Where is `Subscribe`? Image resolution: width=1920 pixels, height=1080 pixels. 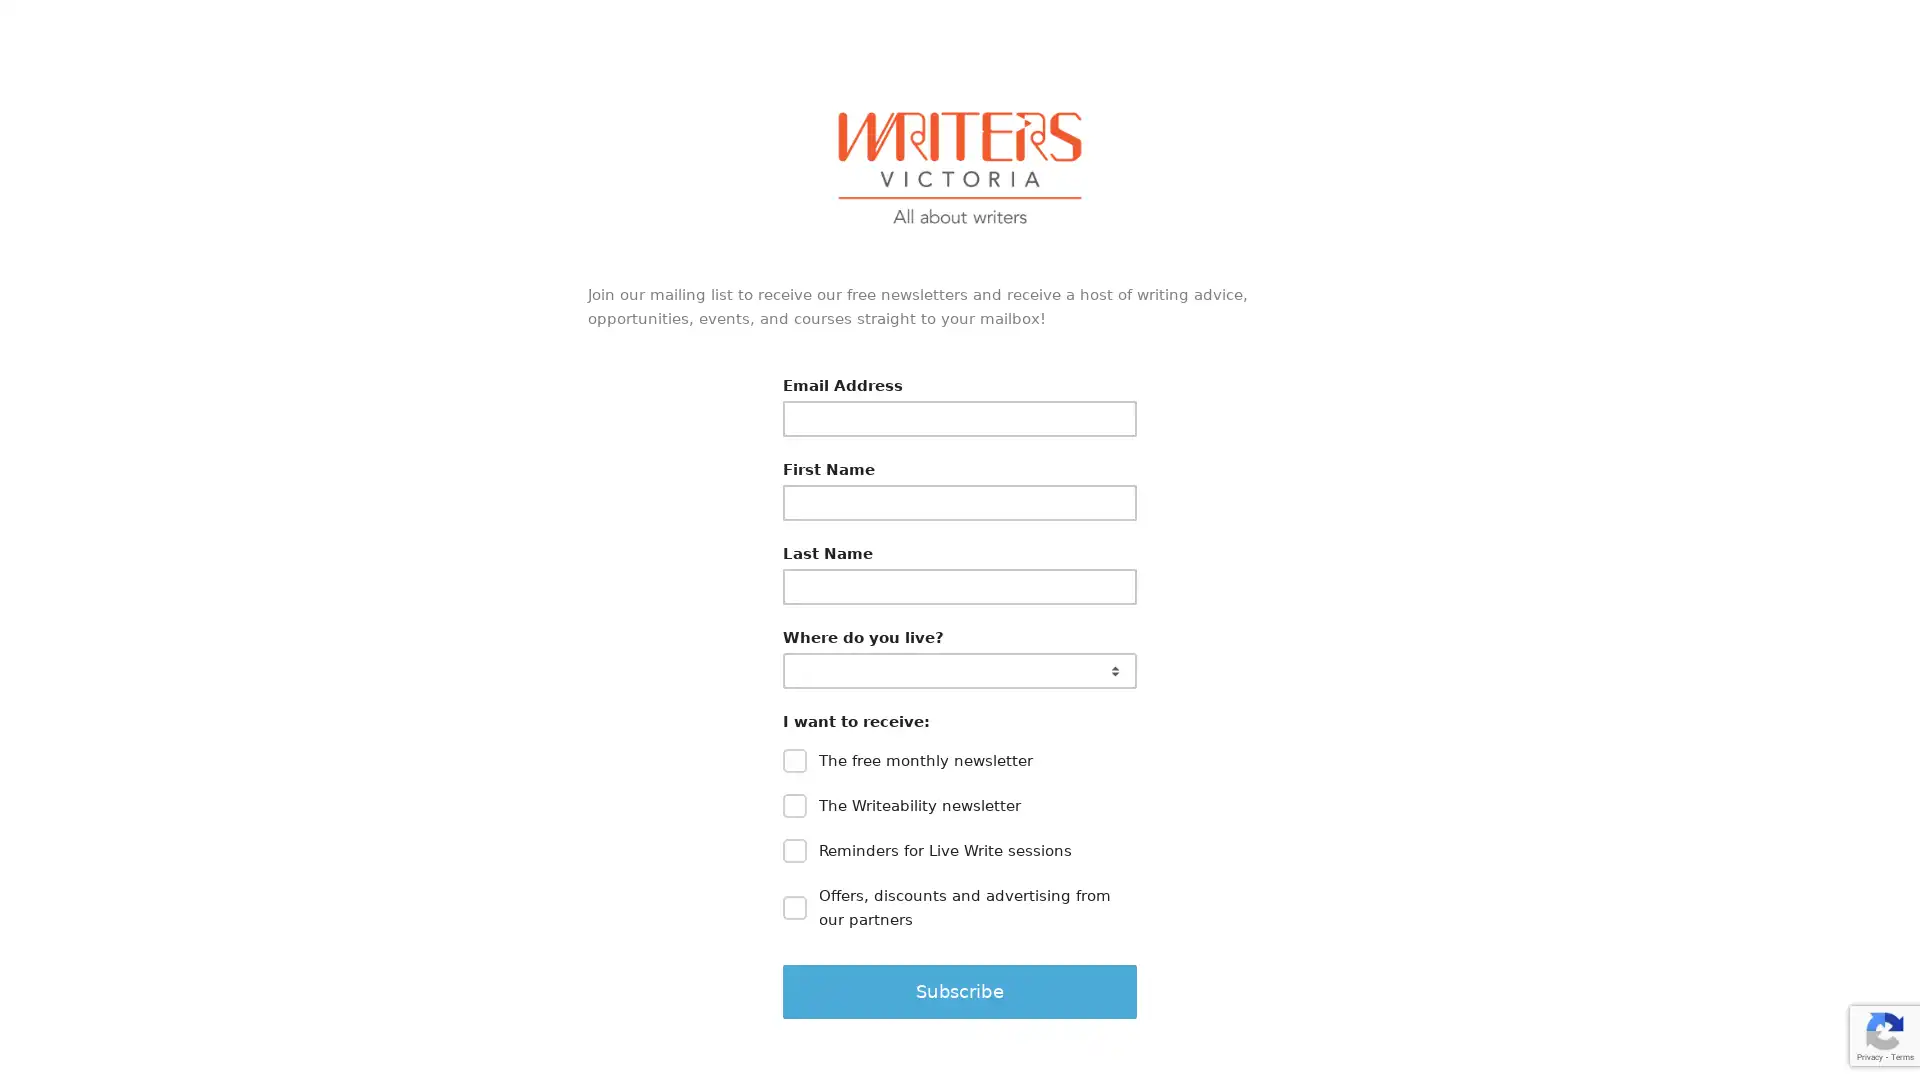 Subscribe is located at coordinates (960, 991).